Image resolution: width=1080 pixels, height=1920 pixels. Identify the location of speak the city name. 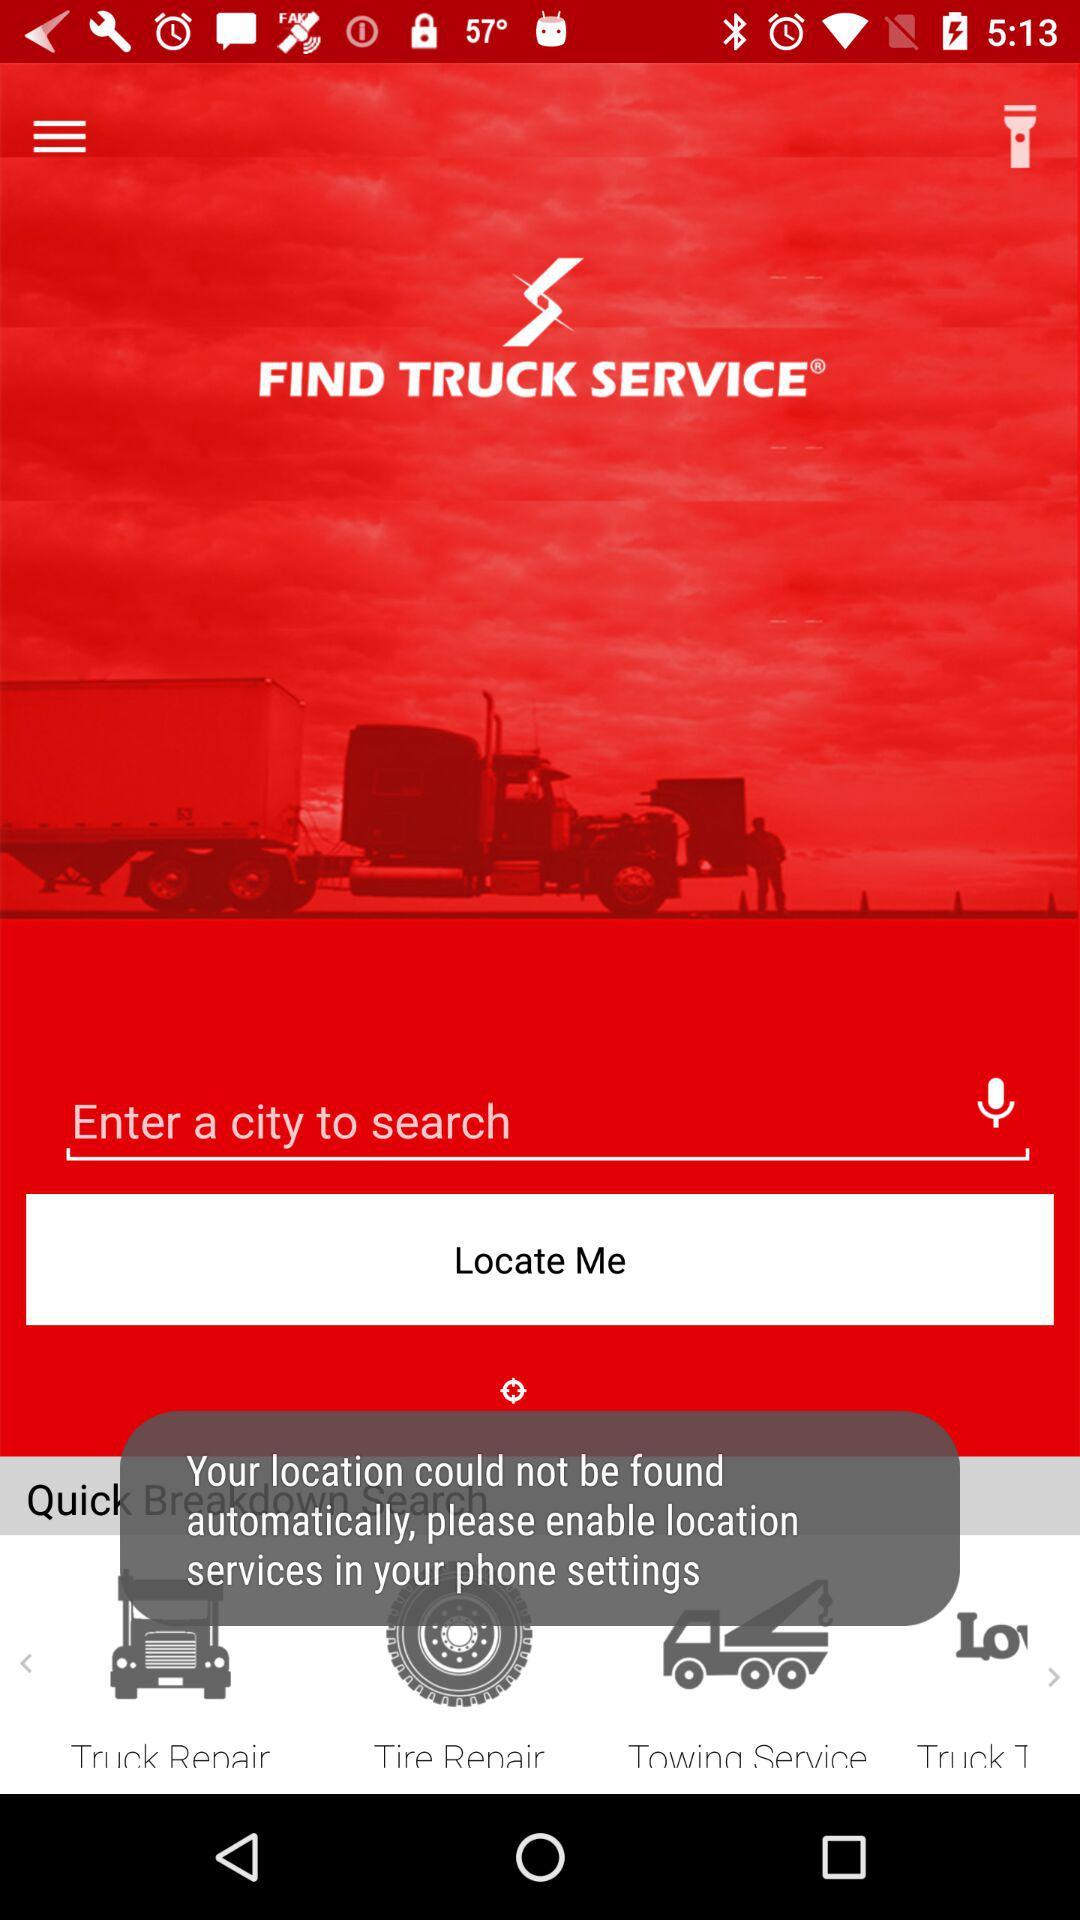
(995, 1096).